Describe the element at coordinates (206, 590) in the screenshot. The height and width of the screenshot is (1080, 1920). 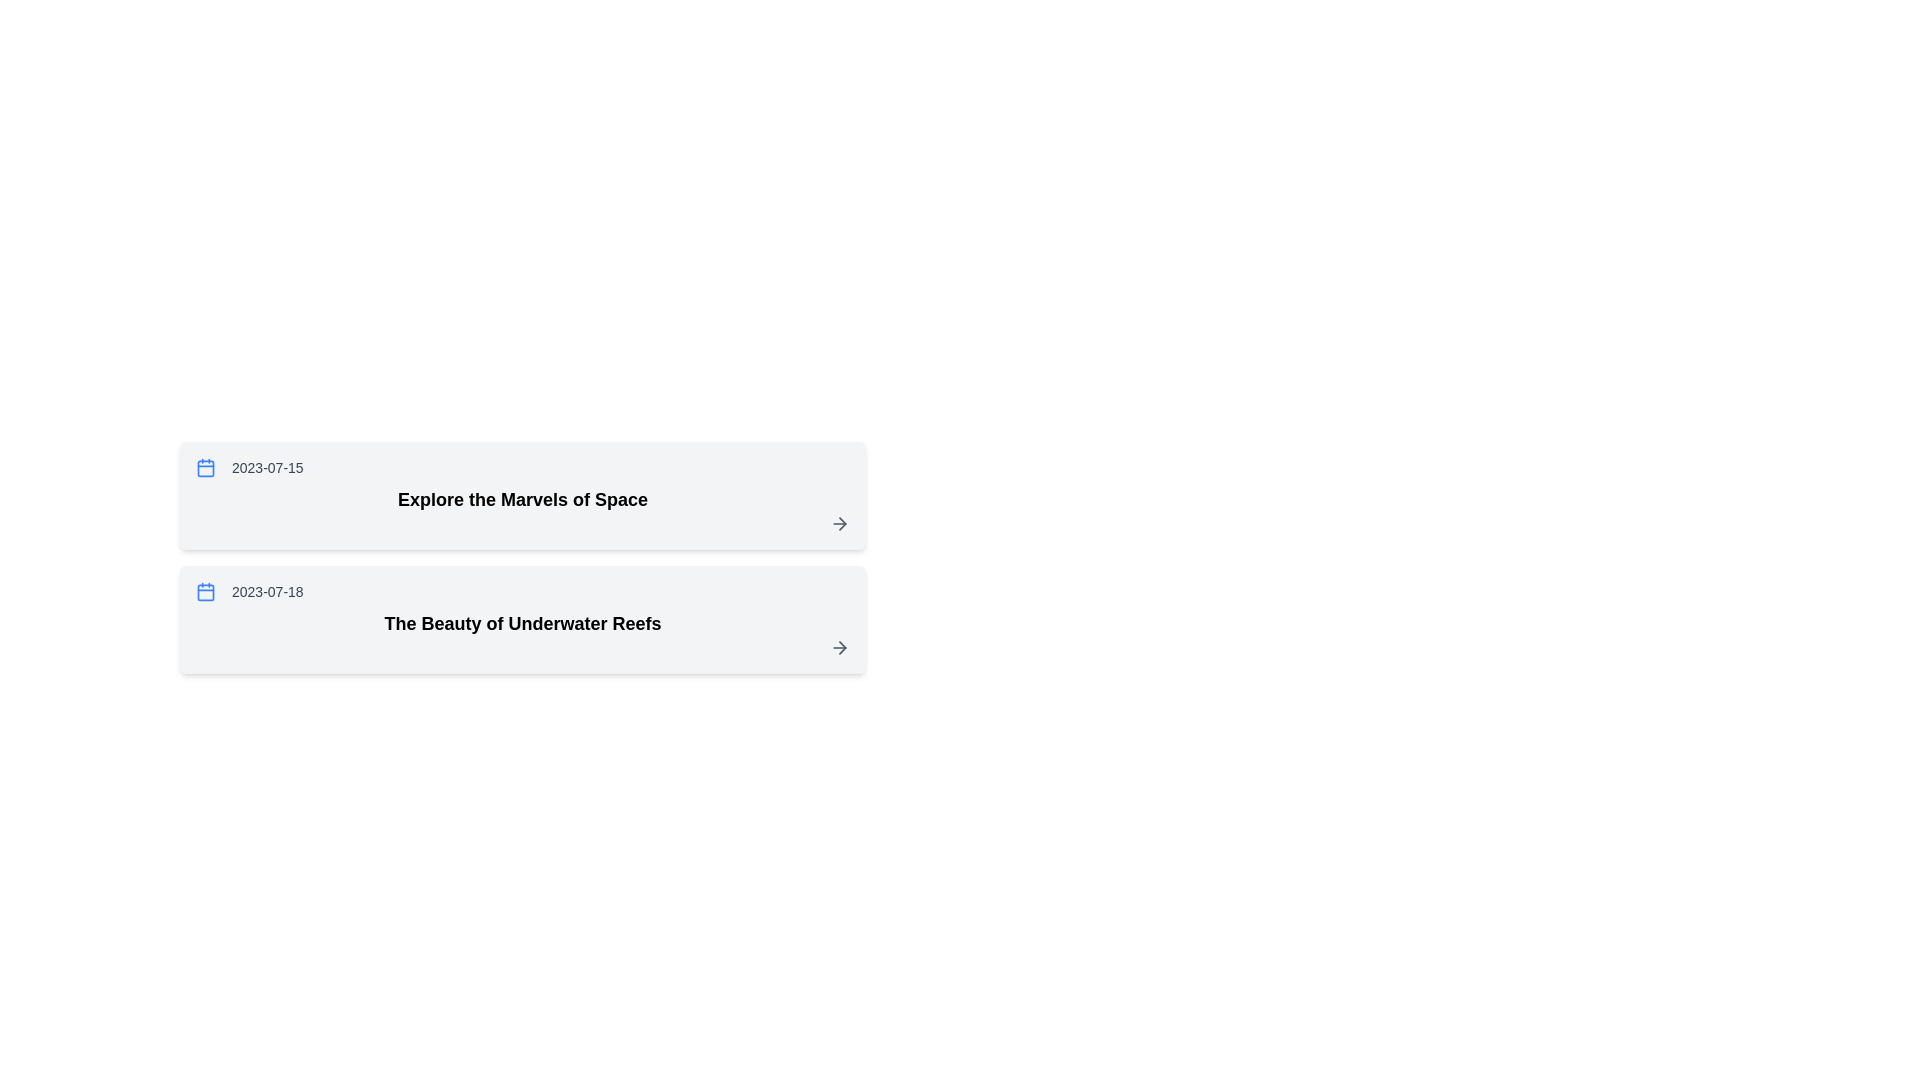
I see `the decorative shape within the calendar icon, positioned to the left of '2023-07-18'` at that location.